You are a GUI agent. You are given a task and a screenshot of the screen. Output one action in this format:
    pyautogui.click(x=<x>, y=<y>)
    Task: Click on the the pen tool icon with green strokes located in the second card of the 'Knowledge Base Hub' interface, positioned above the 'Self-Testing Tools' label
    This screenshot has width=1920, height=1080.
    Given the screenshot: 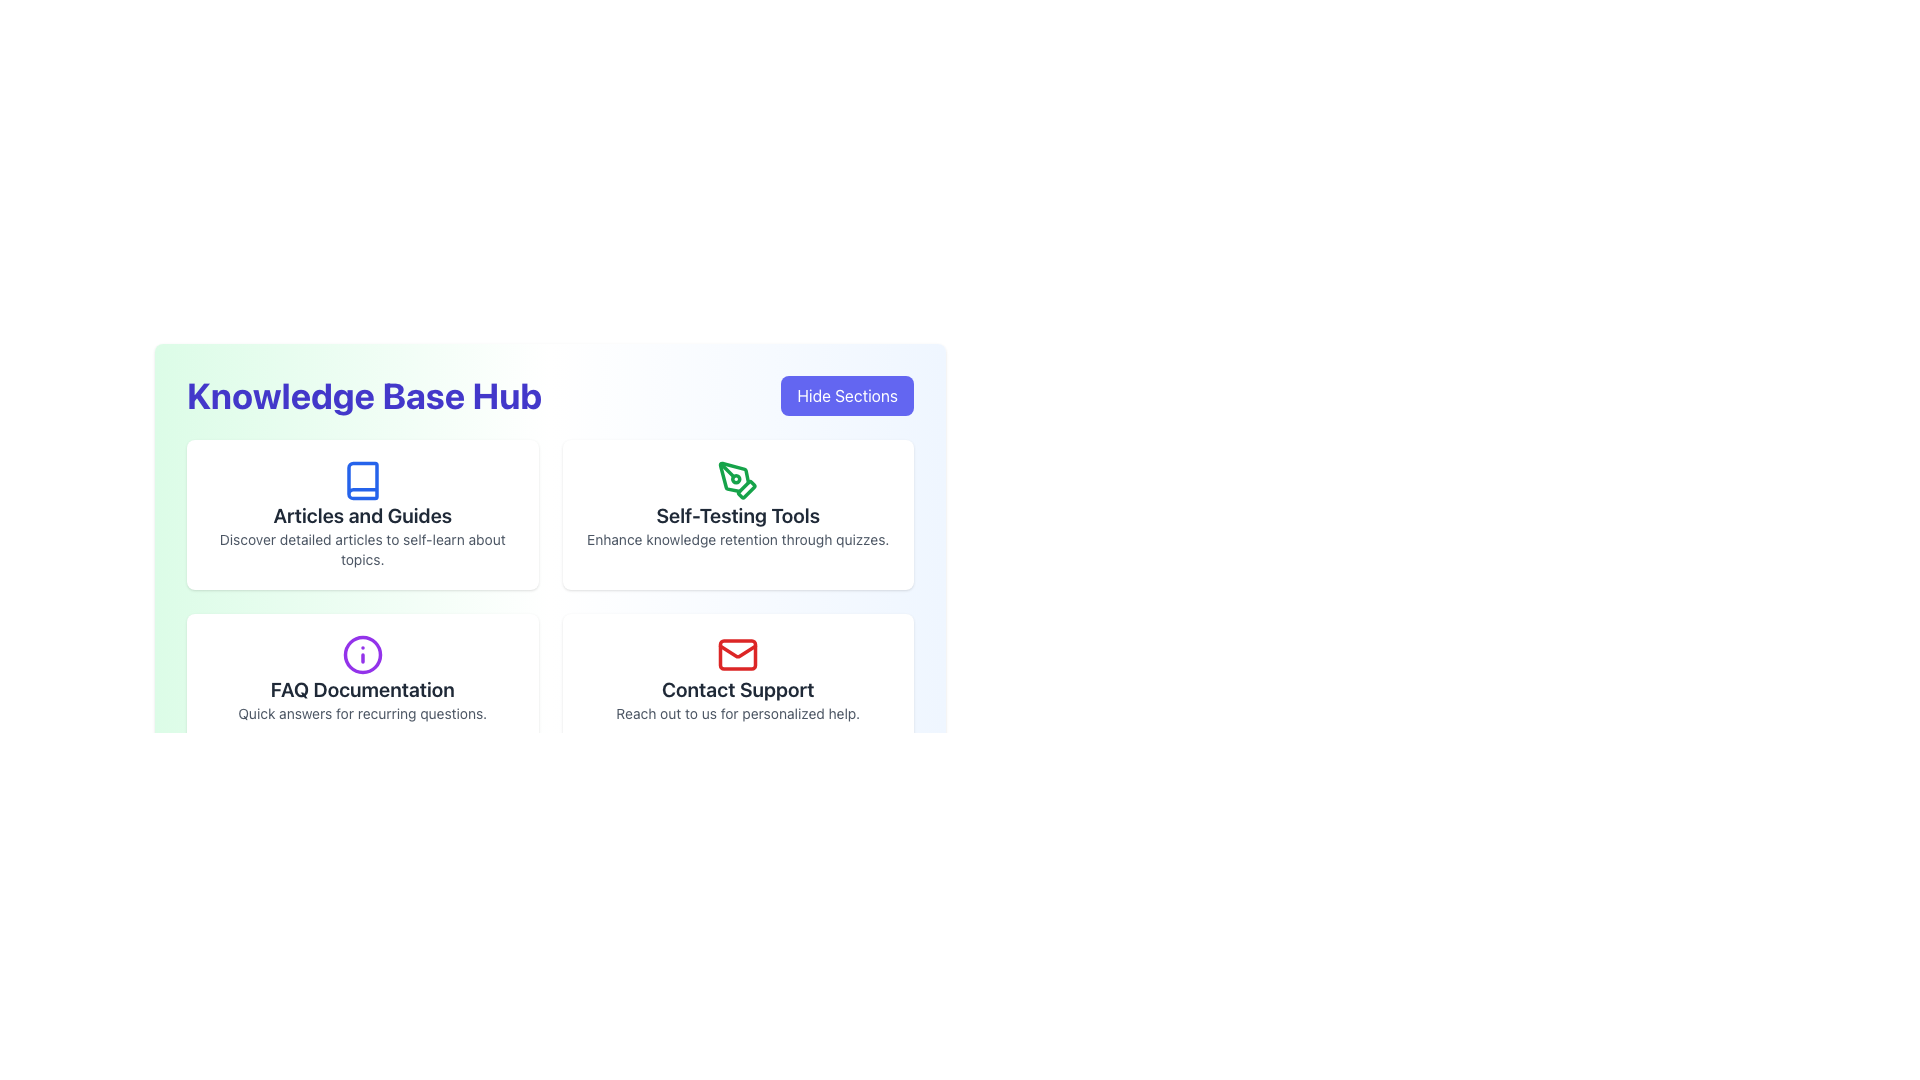 What is the action you would take?
    pyautogui.click(x=737, y=481)
    